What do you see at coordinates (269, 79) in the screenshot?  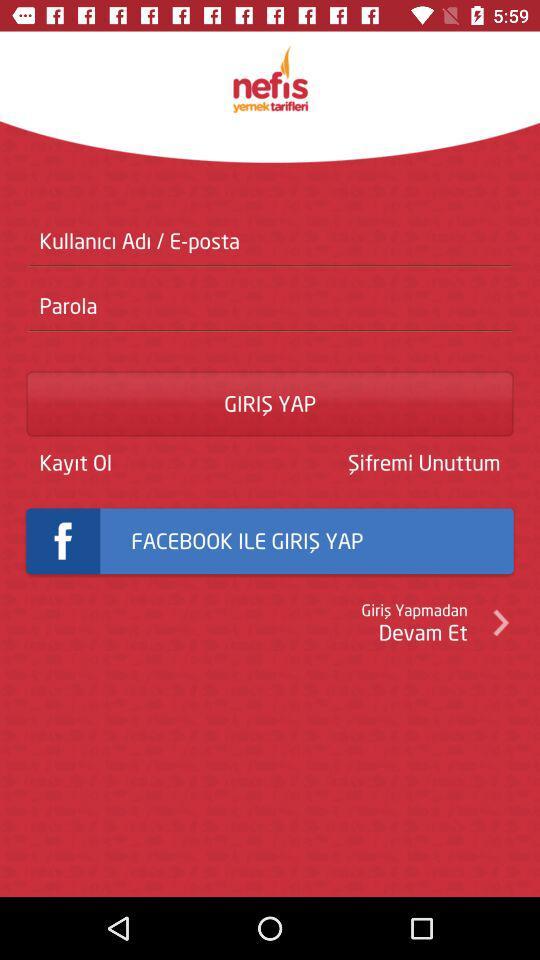 I see `the star icon` at bounding box center [269, 79].